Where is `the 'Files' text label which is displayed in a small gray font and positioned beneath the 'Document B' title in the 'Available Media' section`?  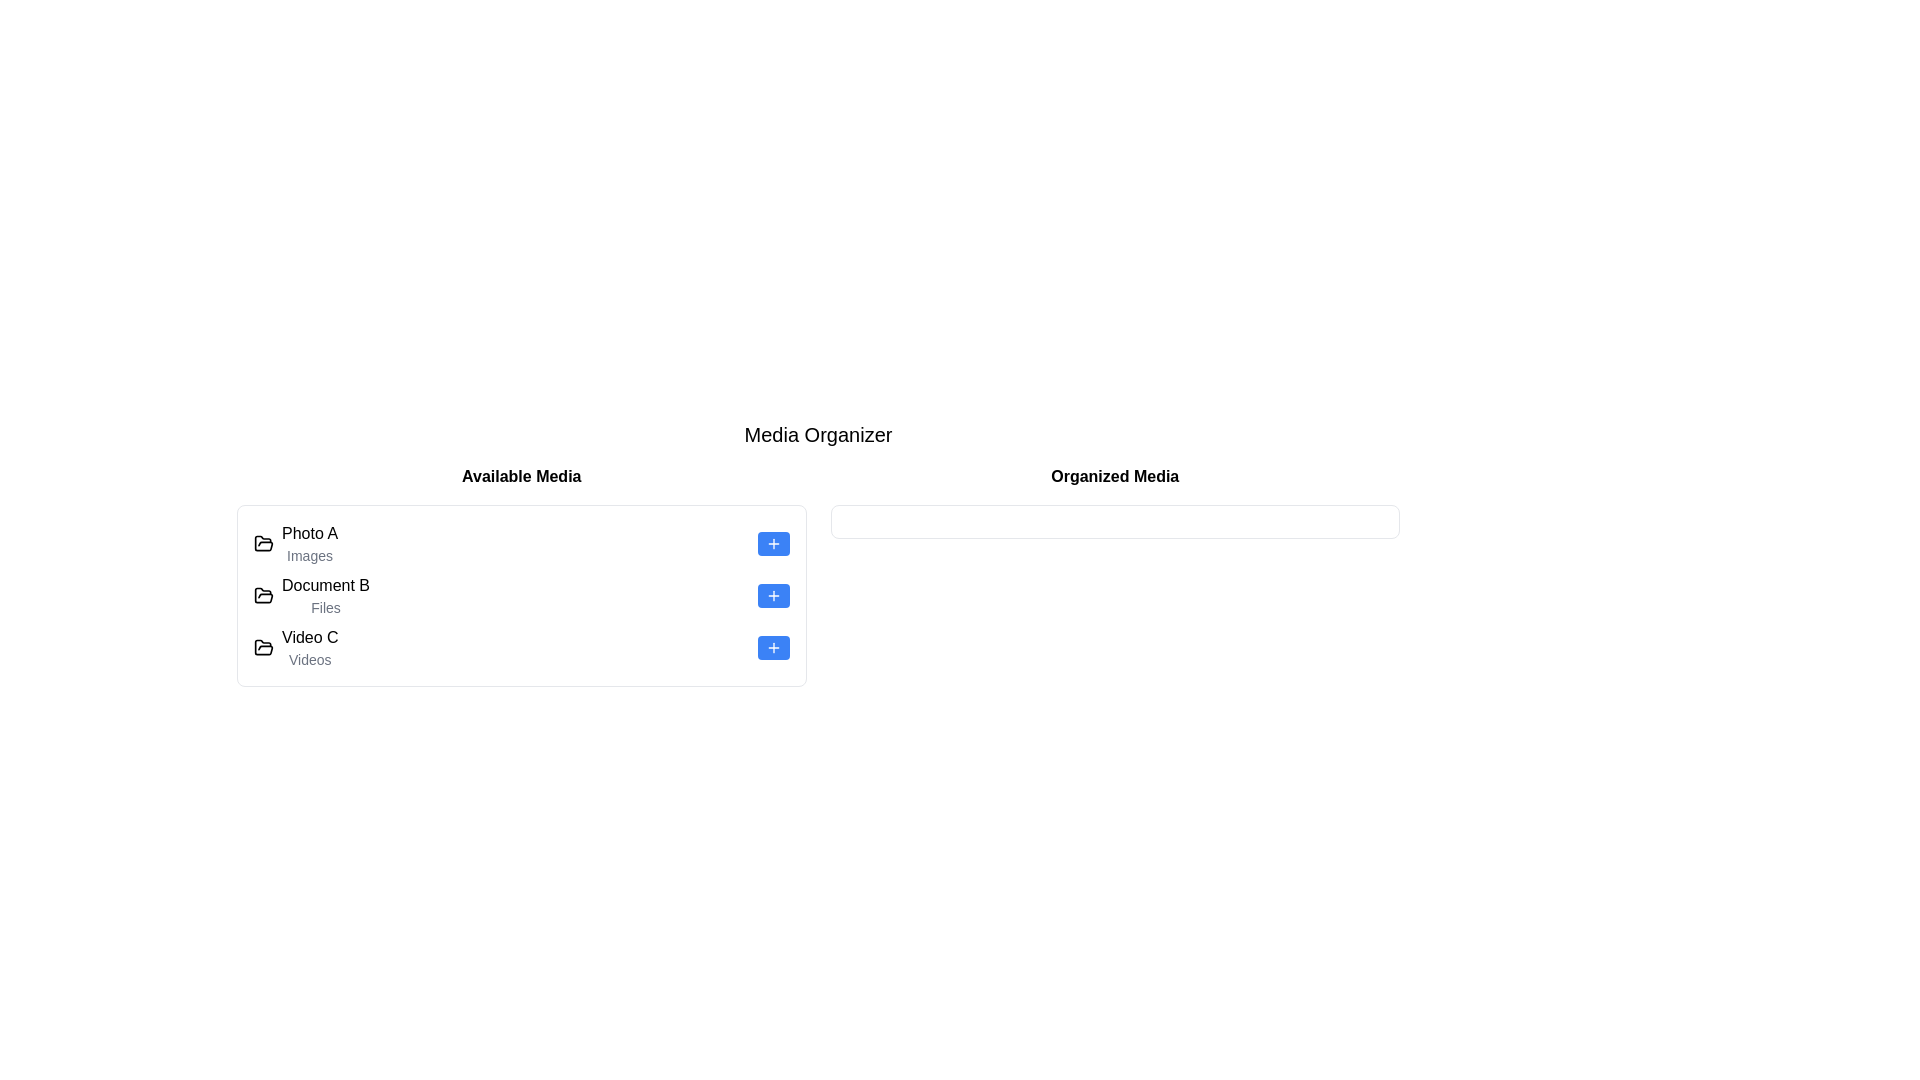 the 'Files' text label which is displayed in a small gray font and positioned beneath the 'Document B' title in the 'Available Media' section is located at coordinates (326, 607).